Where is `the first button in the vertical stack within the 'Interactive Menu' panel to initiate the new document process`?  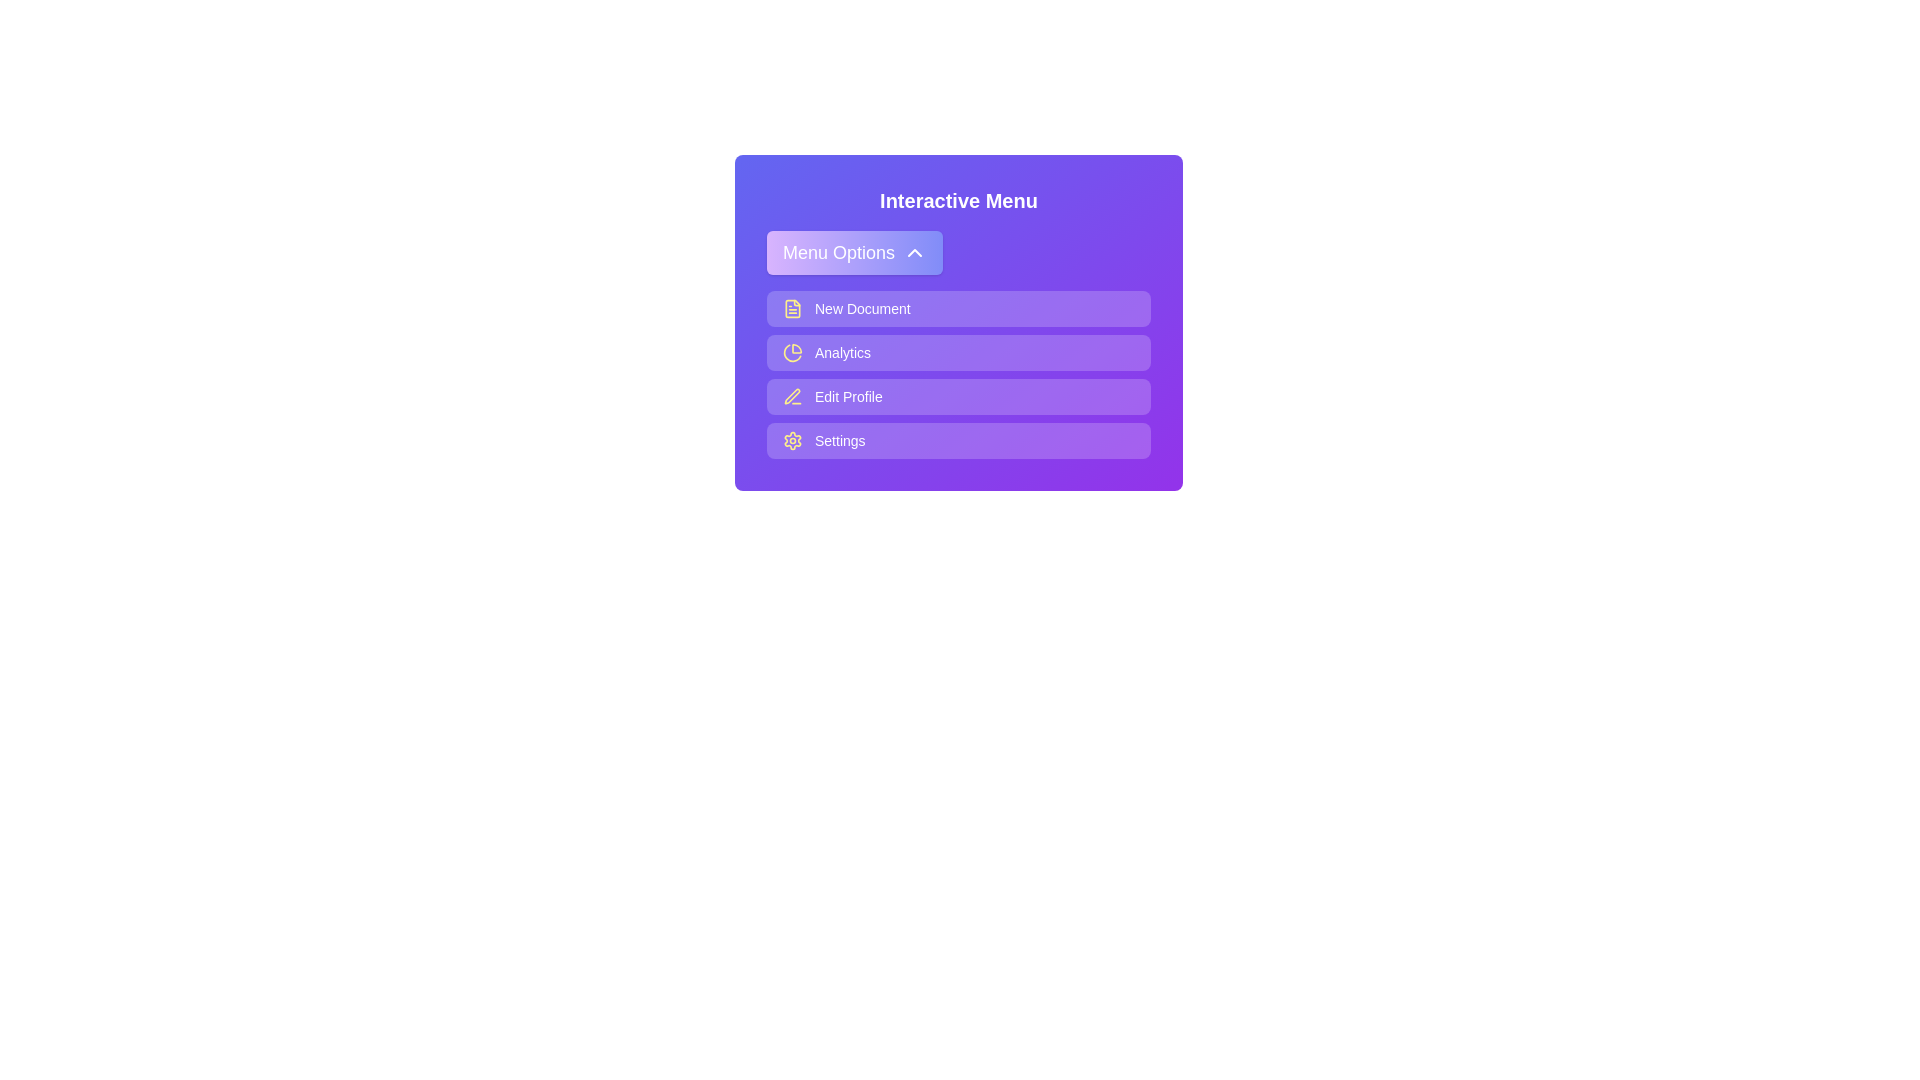
the first button in the vertical stack within the 'Interactive Menu' panel to initiate the new document process is located at coordinates (958, 308).